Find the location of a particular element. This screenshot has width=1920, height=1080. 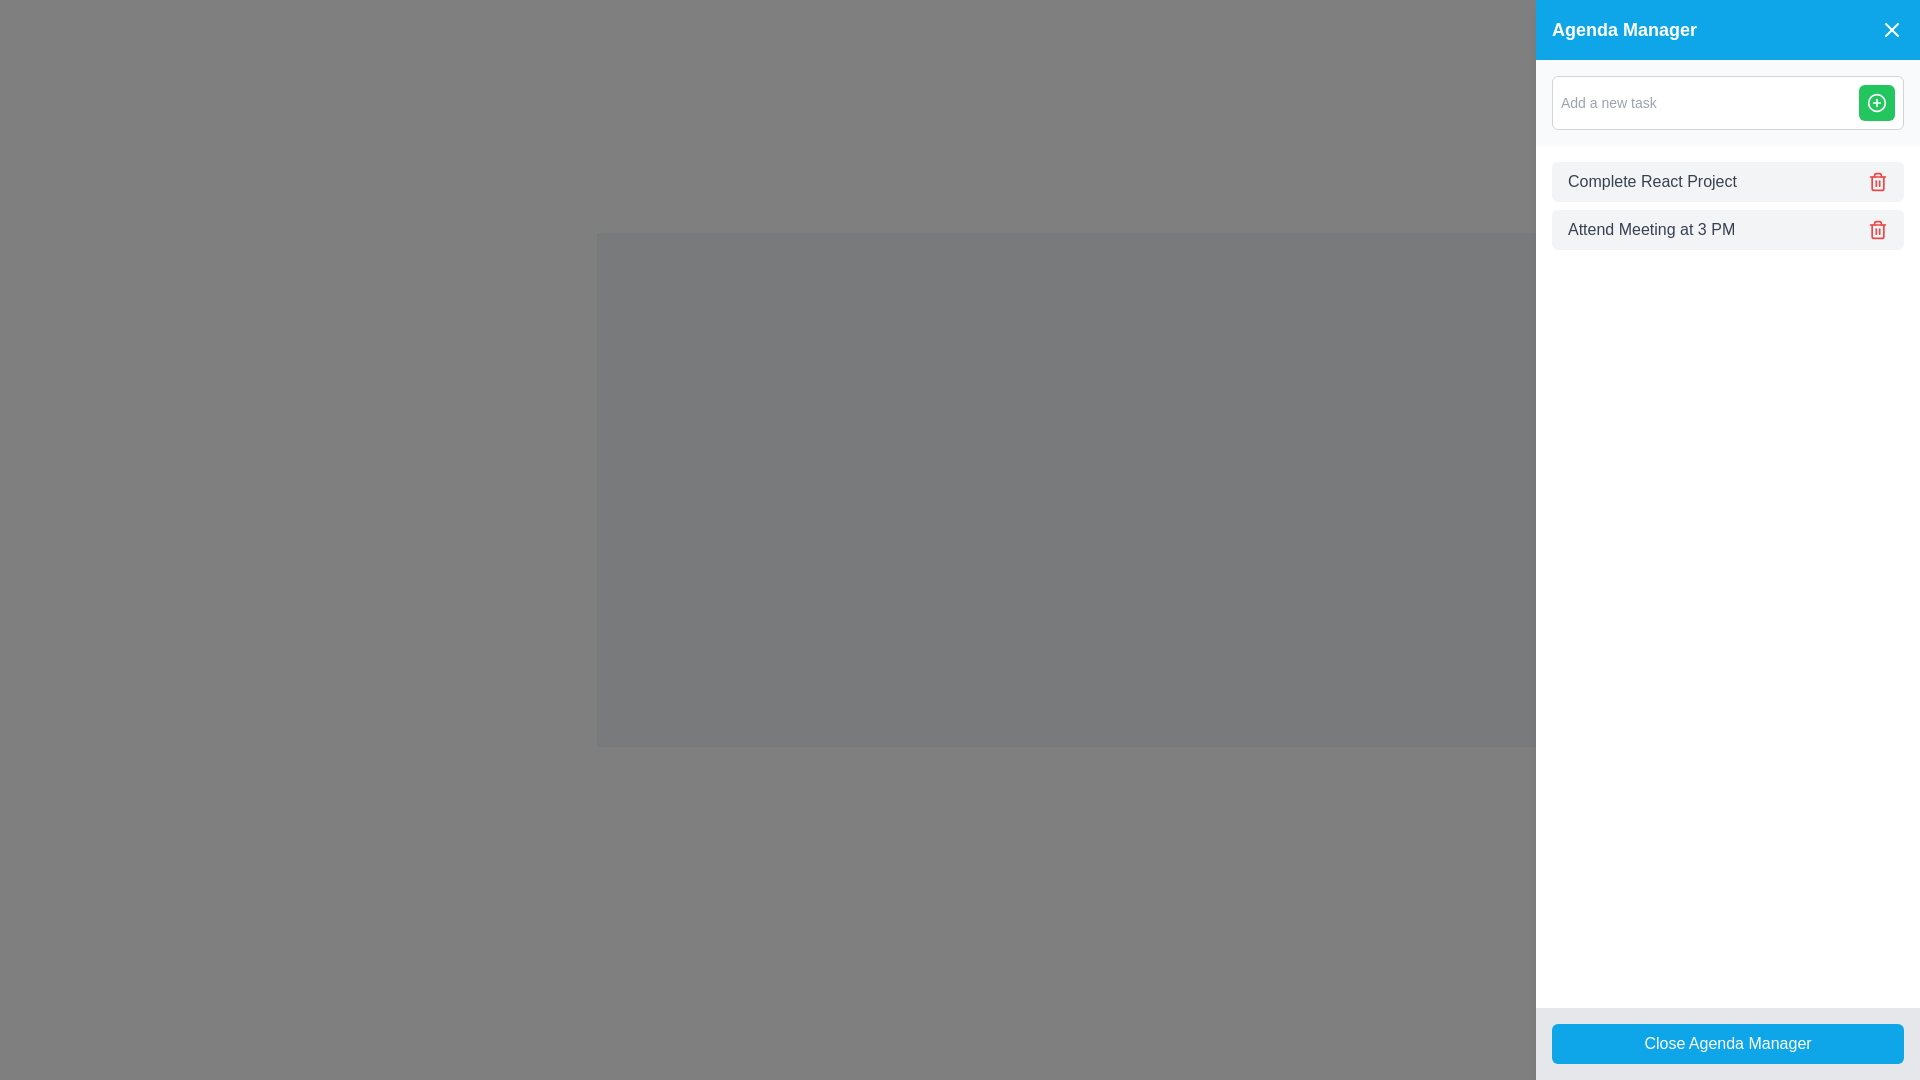

the button used to add a new task to the agenda list is located at coordinates (1875, 103).